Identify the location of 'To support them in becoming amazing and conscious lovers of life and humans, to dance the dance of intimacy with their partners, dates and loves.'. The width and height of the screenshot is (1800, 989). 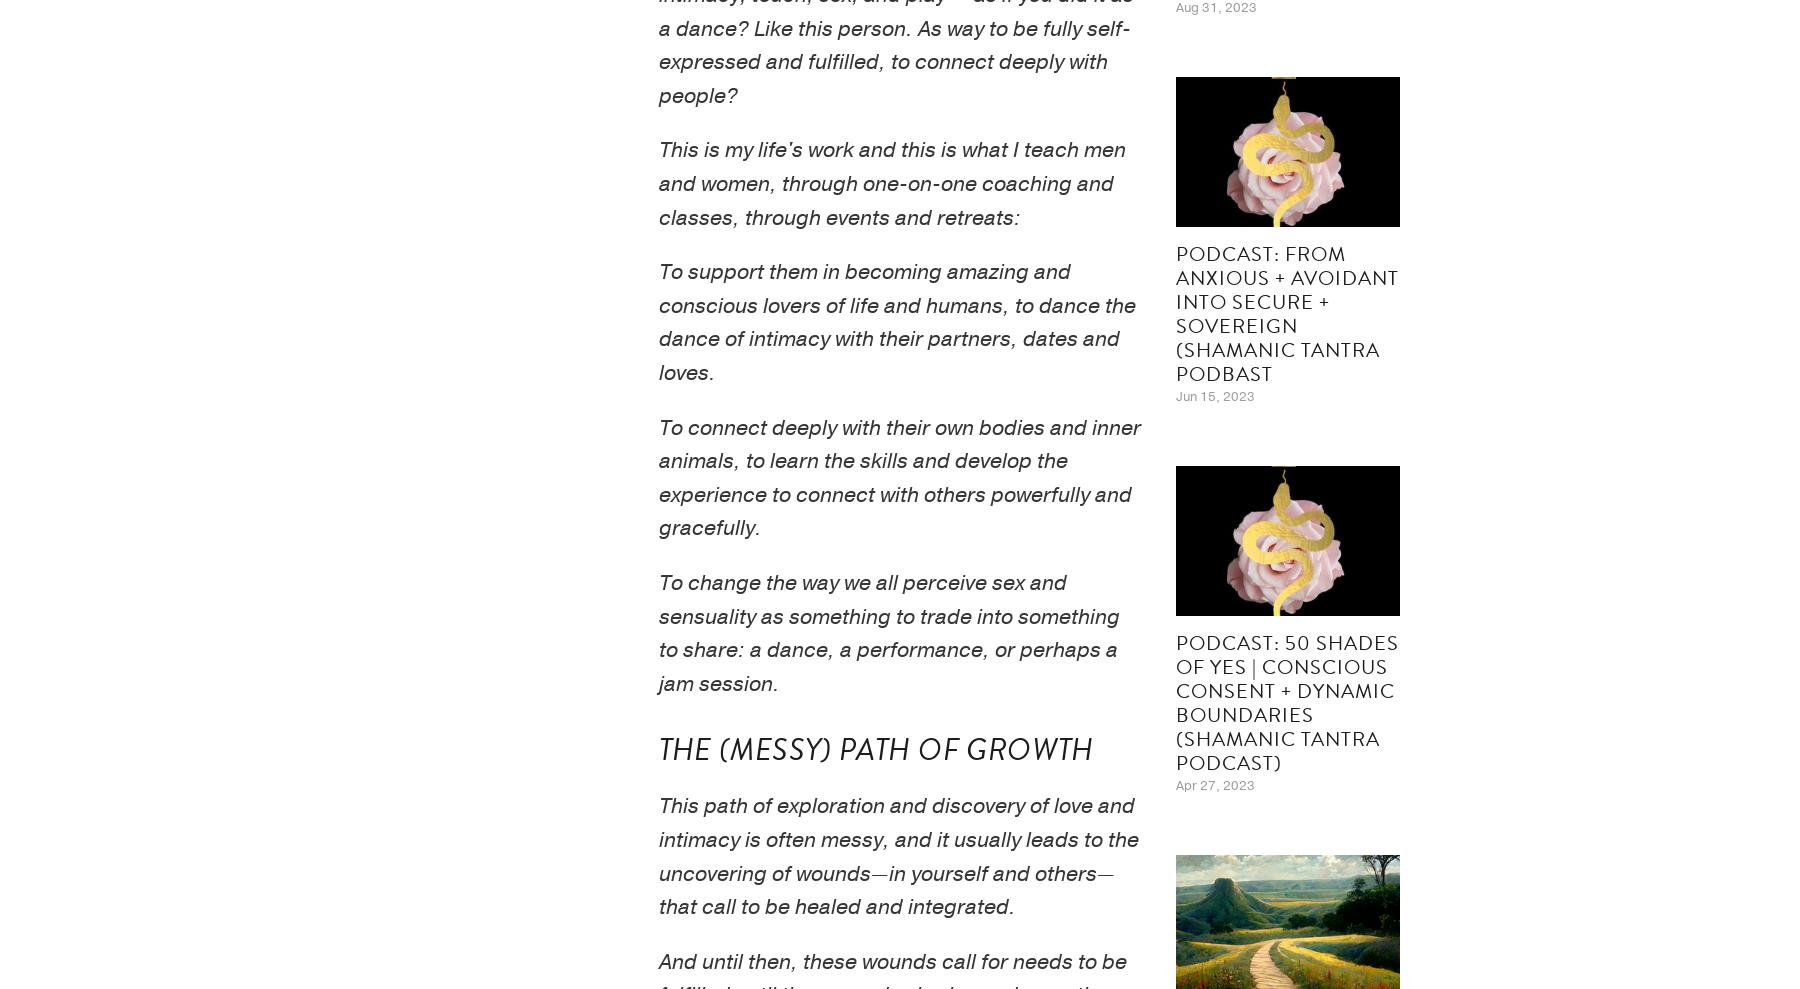
(658, 322).